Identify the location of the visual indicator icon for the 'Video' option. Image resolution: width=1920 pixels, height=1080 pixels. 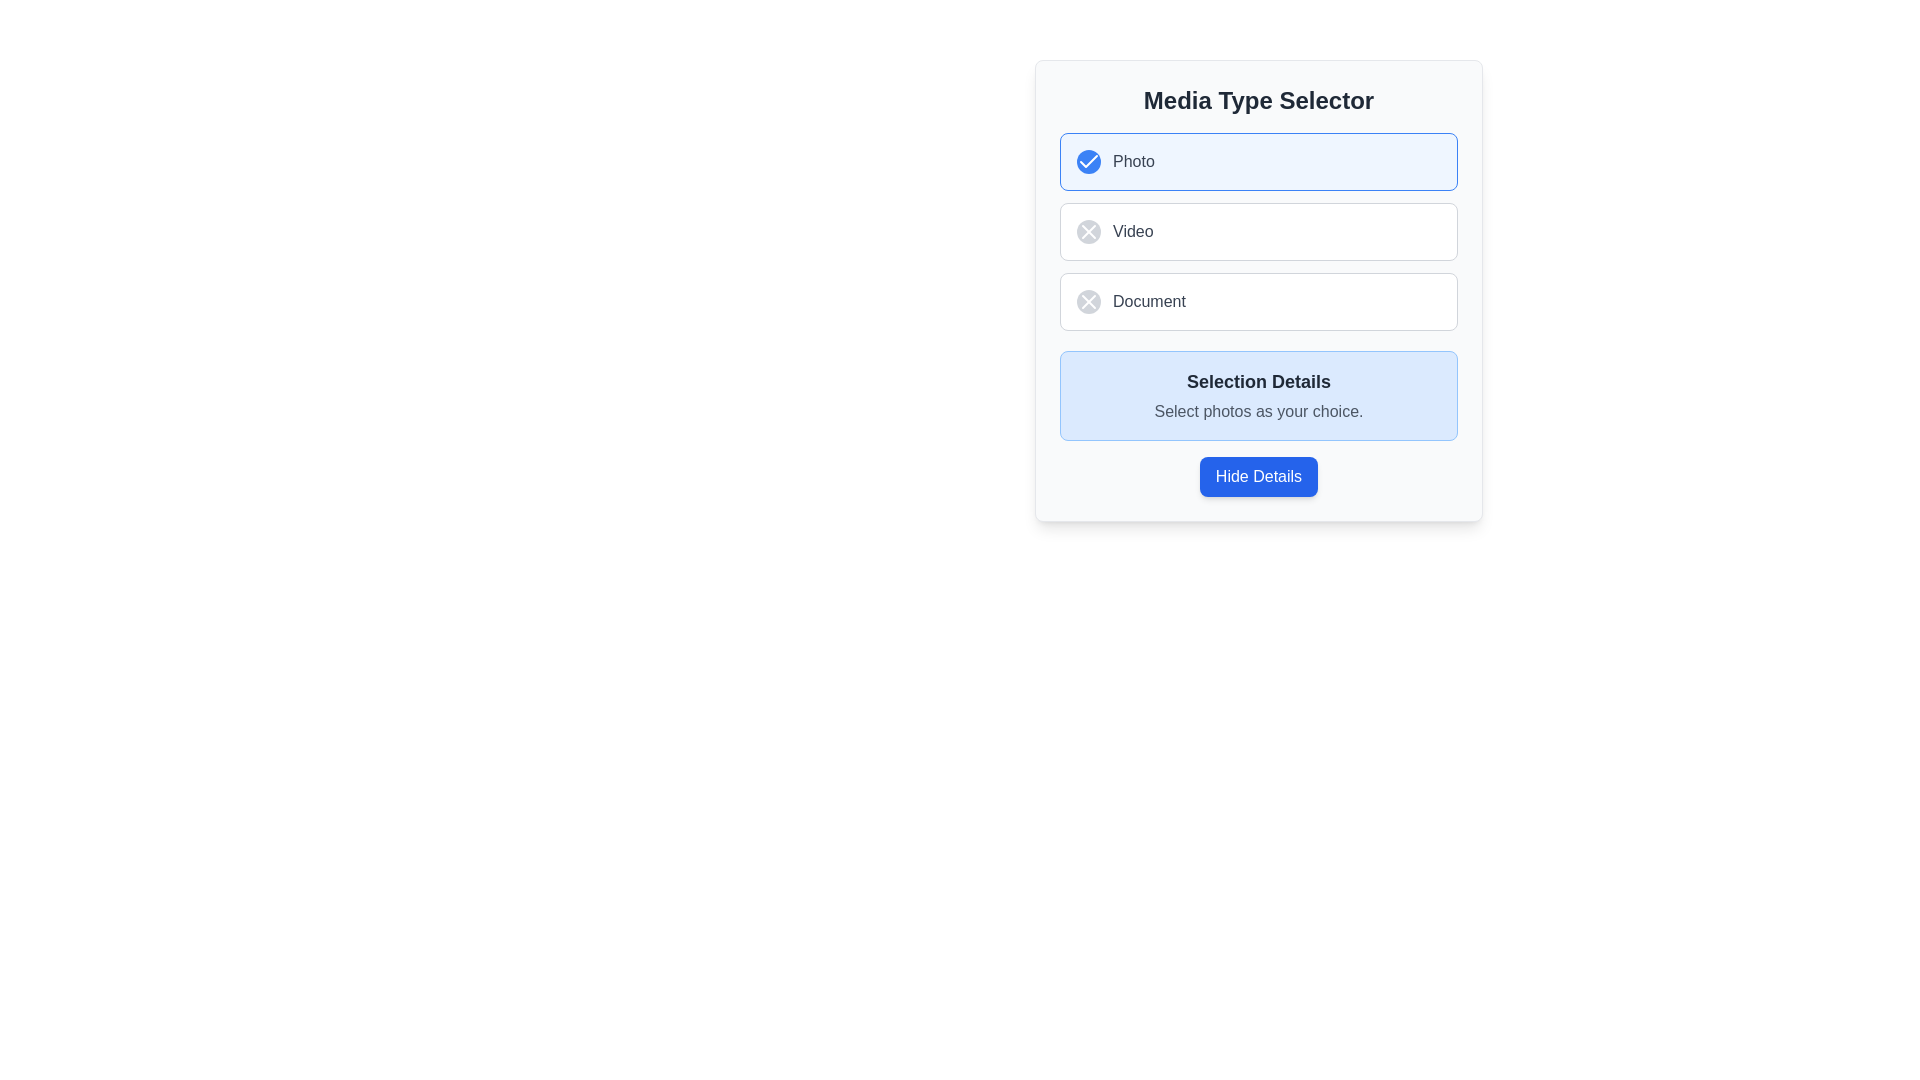
(1088, 230).